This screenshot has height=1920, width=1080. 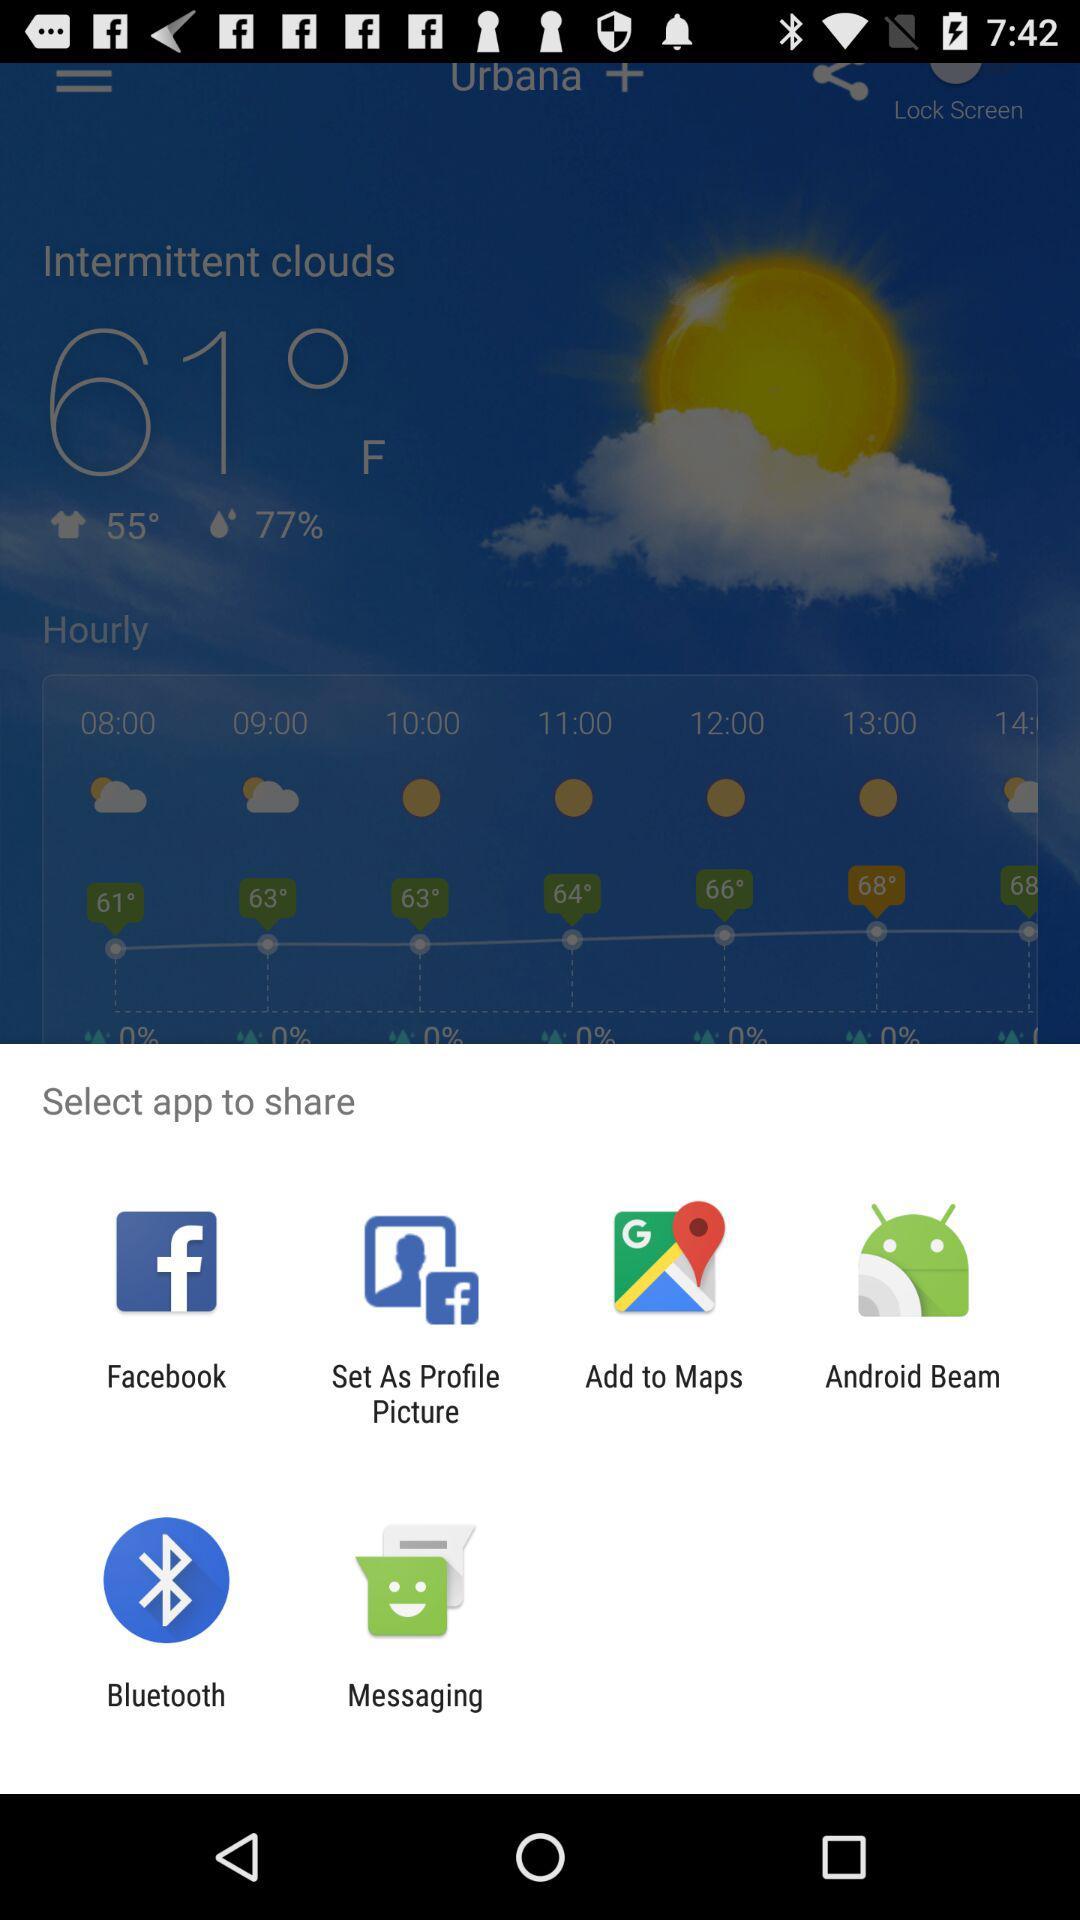 What do you see at coordinates (165, 1711) in the screenshot?
I see `bluetooth icon` at bounding box center [165, 1711].